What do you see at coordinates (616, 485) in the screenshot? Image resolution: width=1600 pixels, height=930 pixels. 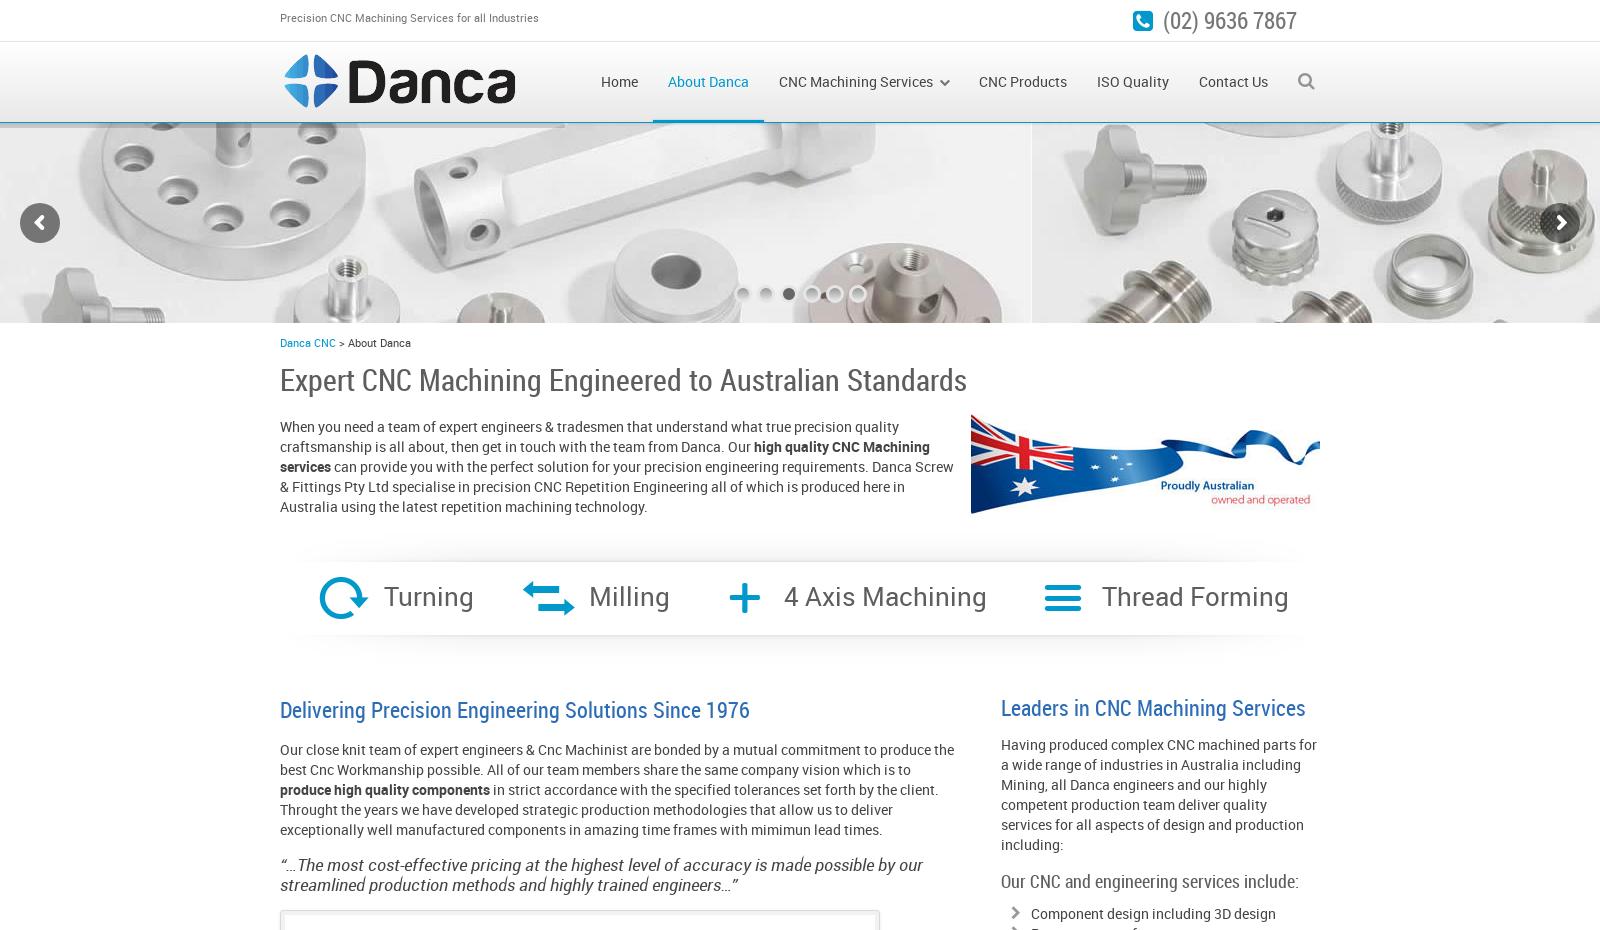 I see `'can provide you with the perfect solution for your precision engineering requirements. Danca Screw & Fittings Pty Ltd specialise in precision CNC Repetition Engineering all of which is produced here in Australia using the latest repetition machining technology.'` at bounding box center [616, 485].